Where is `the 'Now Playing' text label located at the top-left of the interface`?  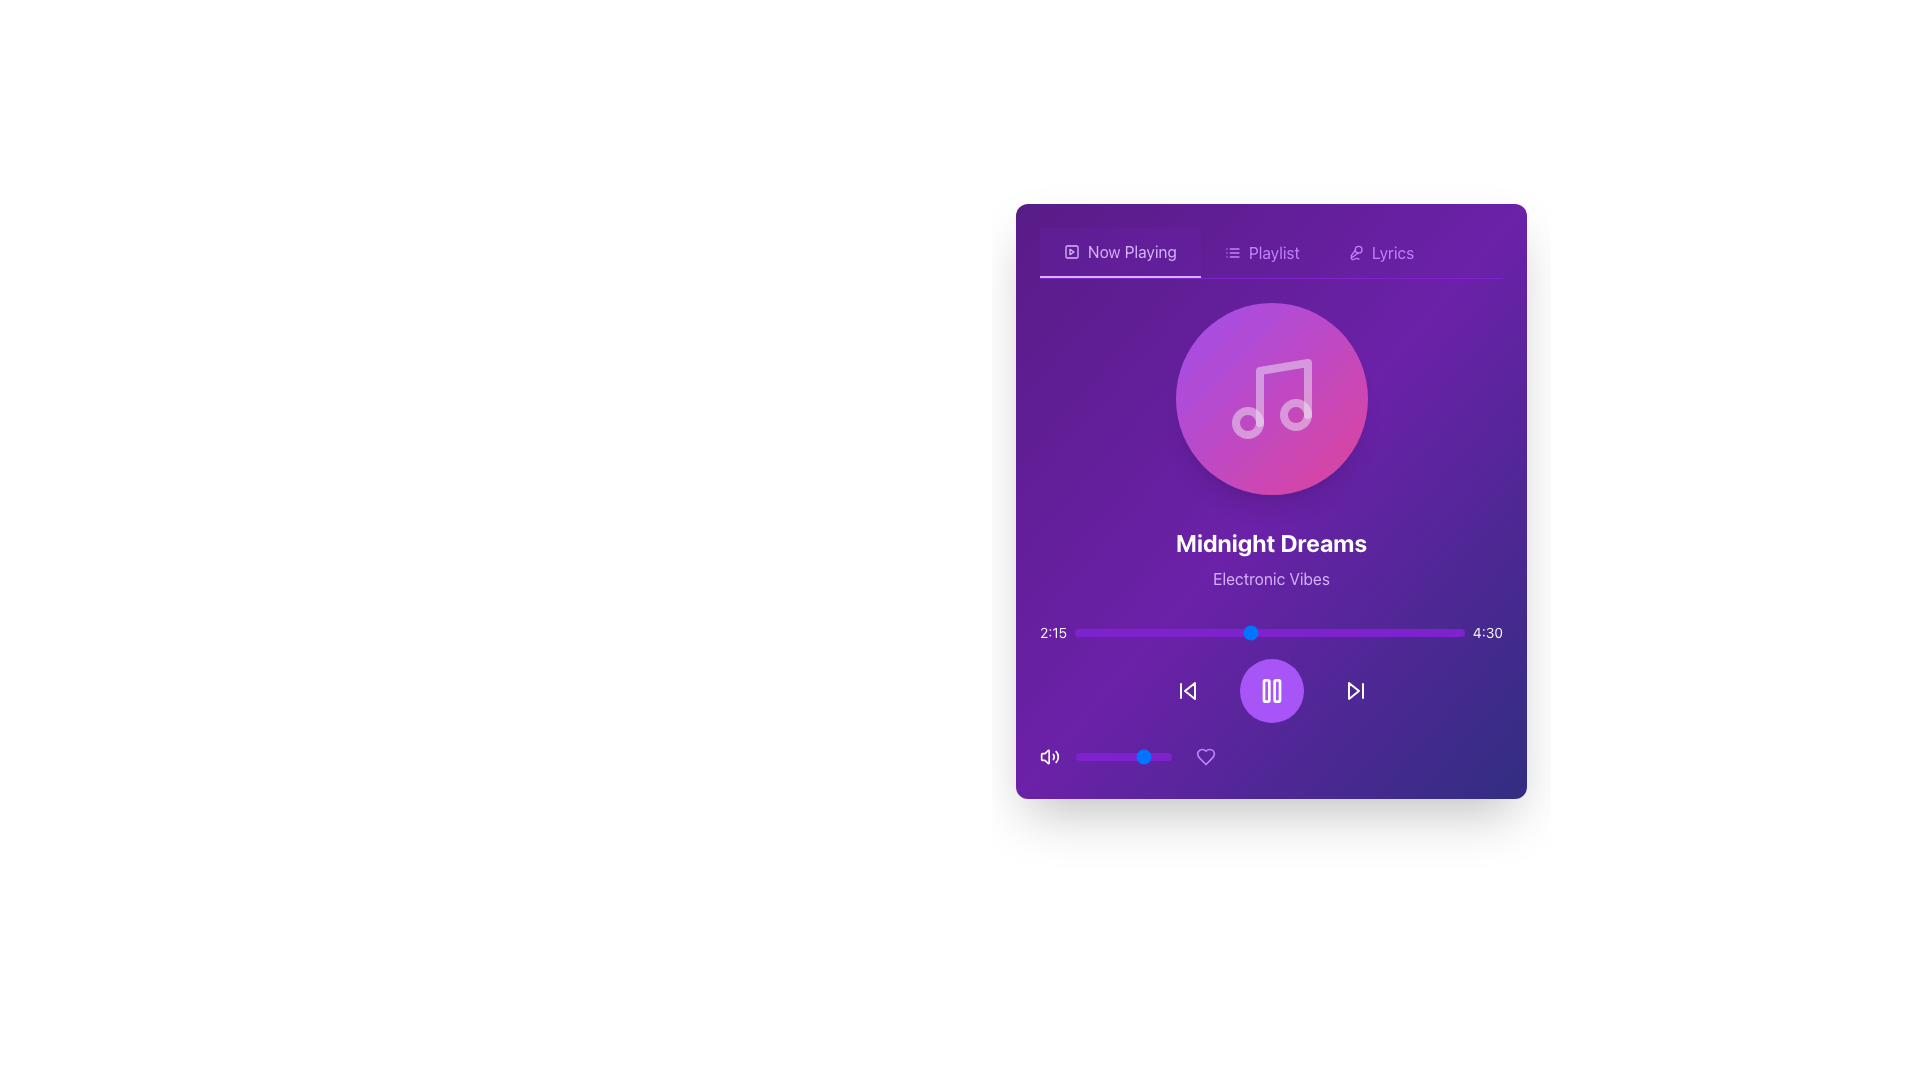
the 'Now Playing' text label located at the top-left of the interface is located at coordinates (1132, 250).